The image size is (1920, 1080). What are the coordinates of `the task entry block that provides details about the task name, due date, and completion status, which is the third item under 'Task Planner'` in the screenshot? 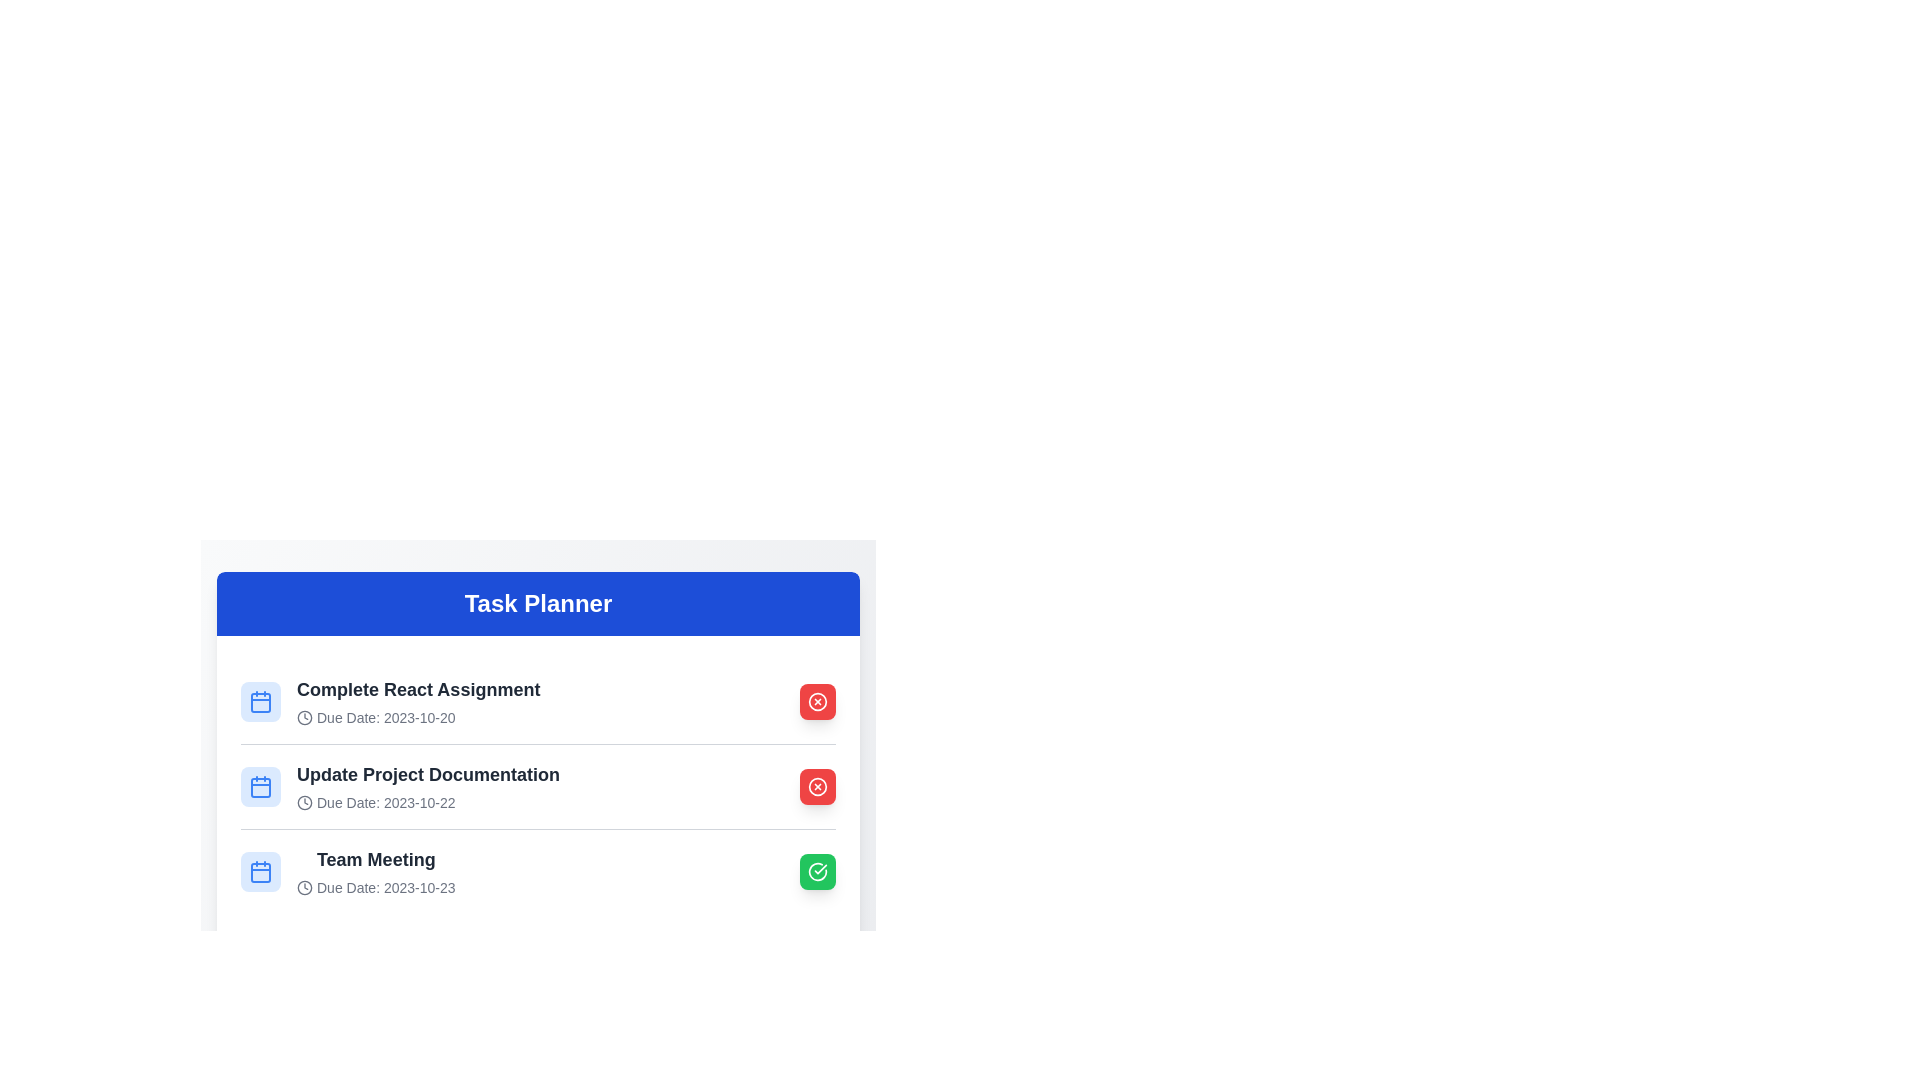 It's located at (538, 870).